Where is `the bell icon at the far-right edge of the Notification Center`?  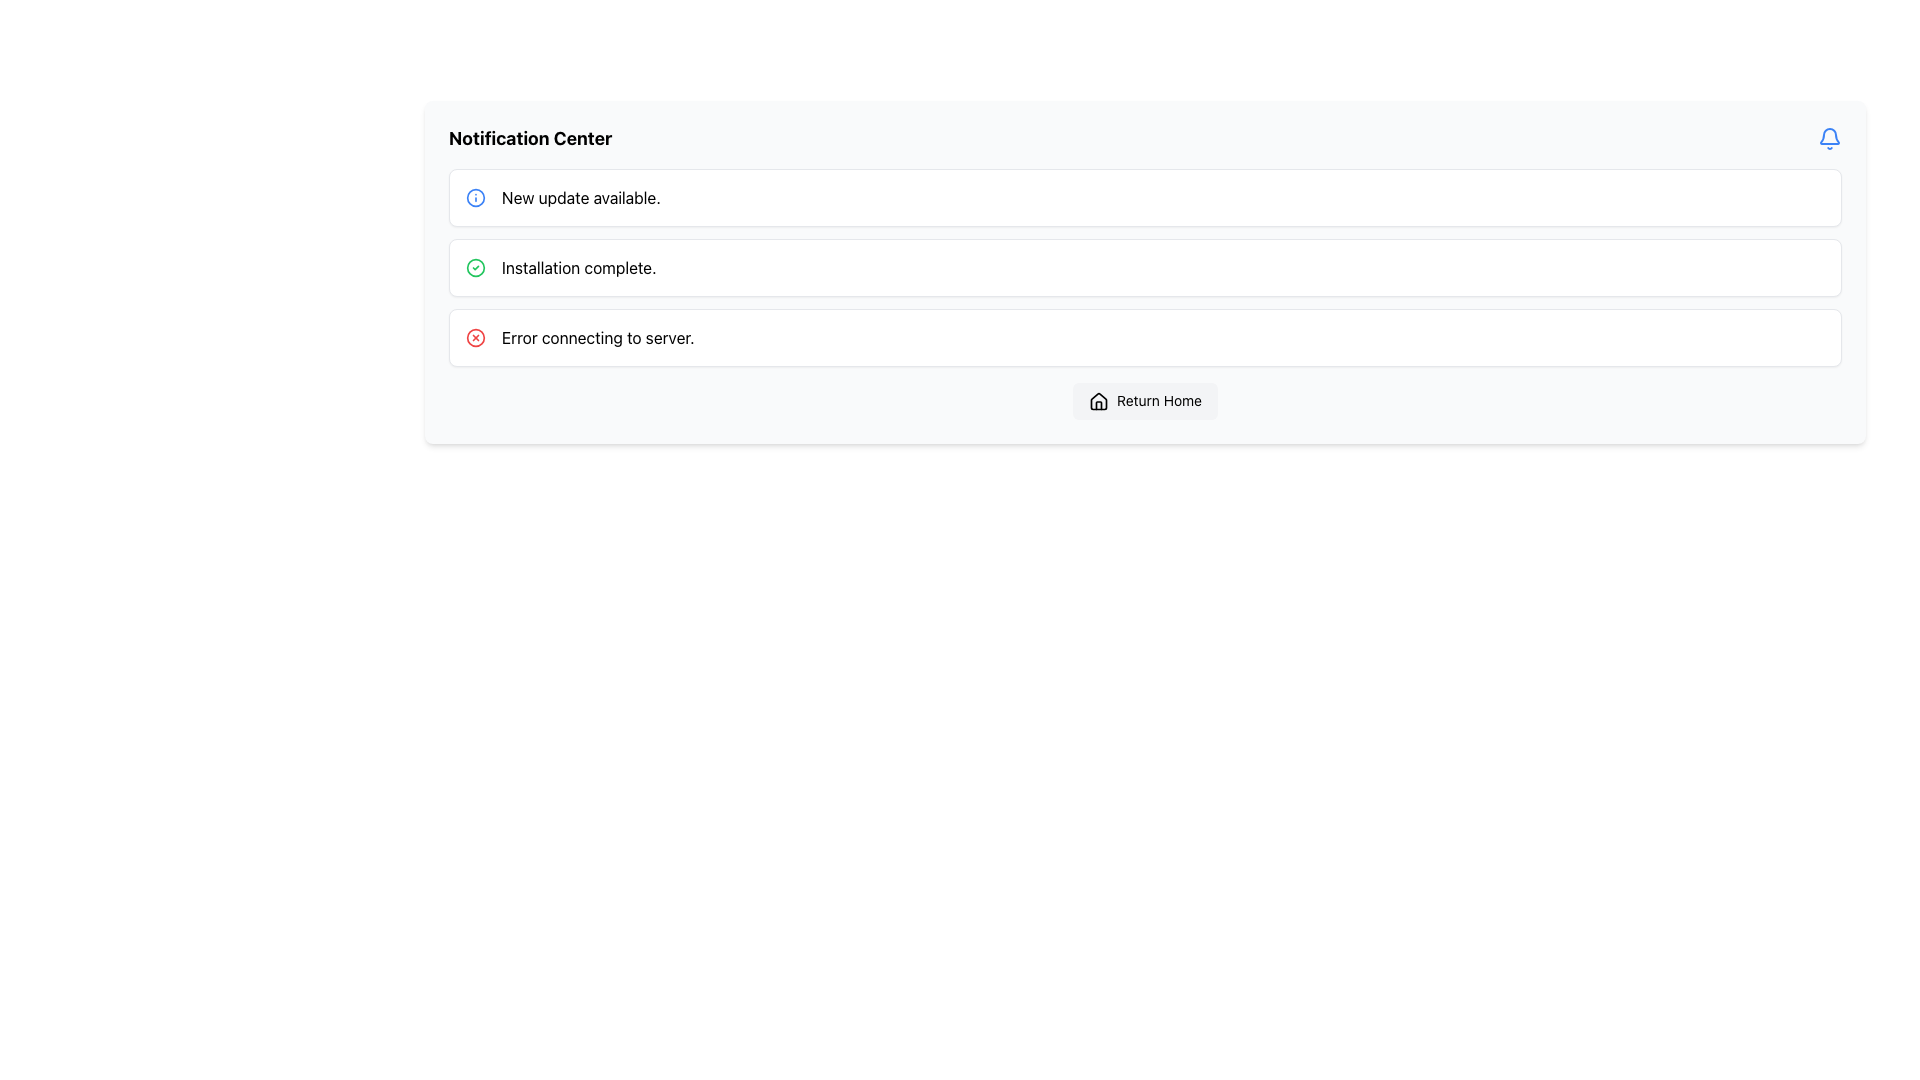
the bell icon at the far-right edge of the Notification Center is located at coordinates (1829, 137).